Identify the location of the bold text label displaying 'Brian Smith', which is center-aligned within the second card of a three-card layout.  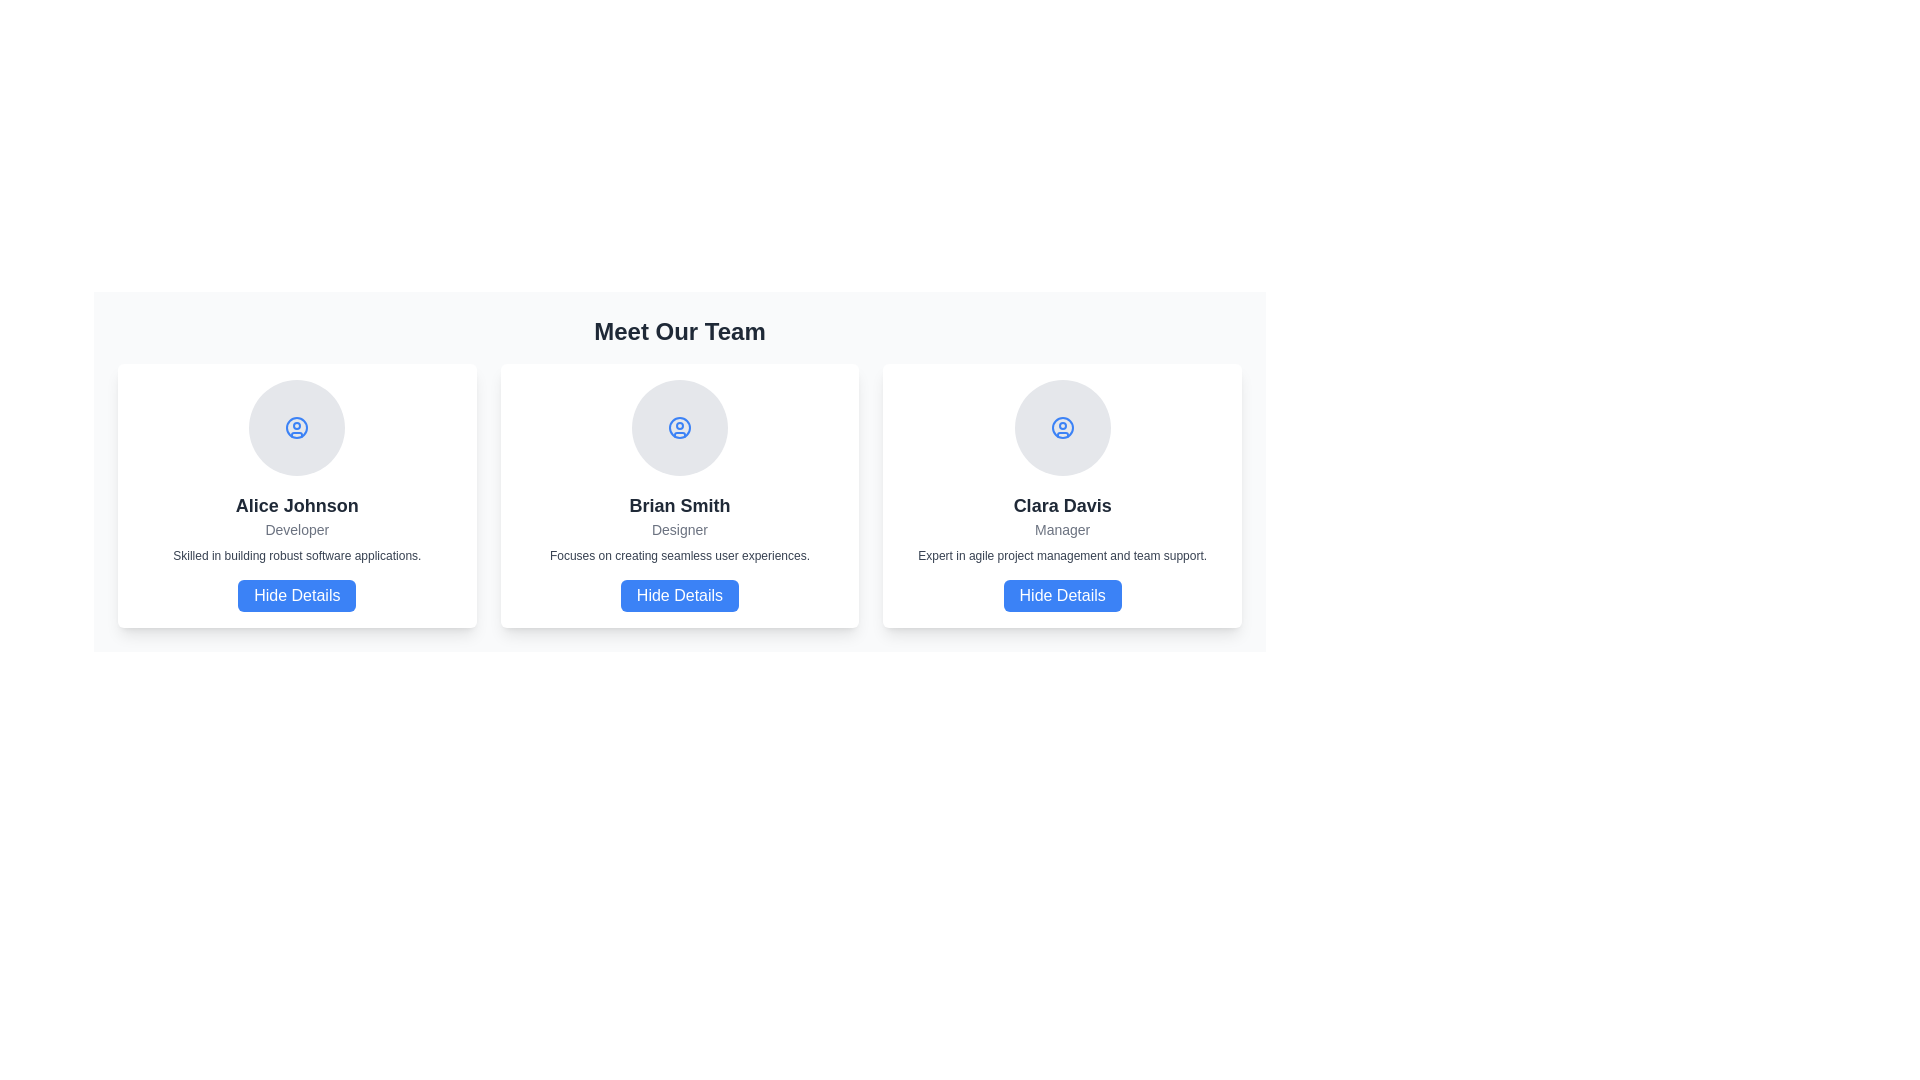
(680, 504).